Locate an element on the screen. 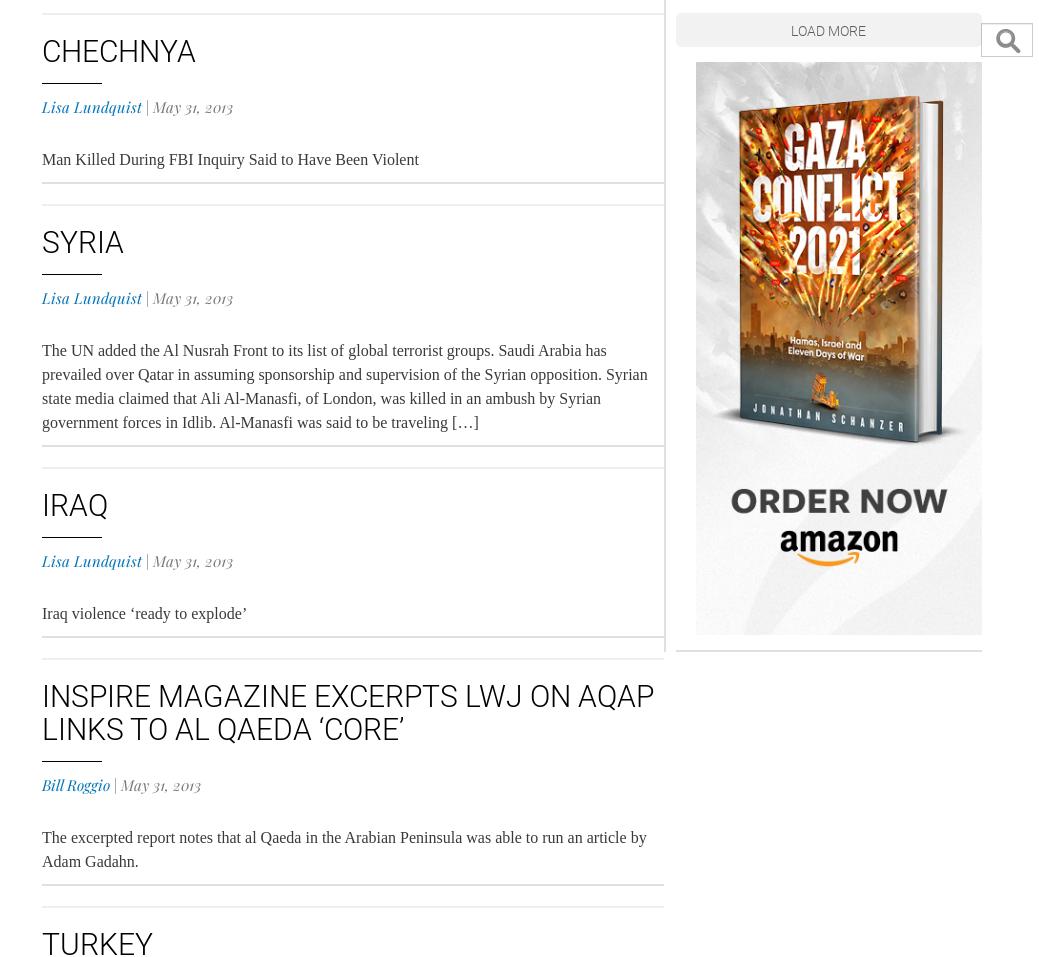  'Chechnya' is located at coordinates (117, 50).